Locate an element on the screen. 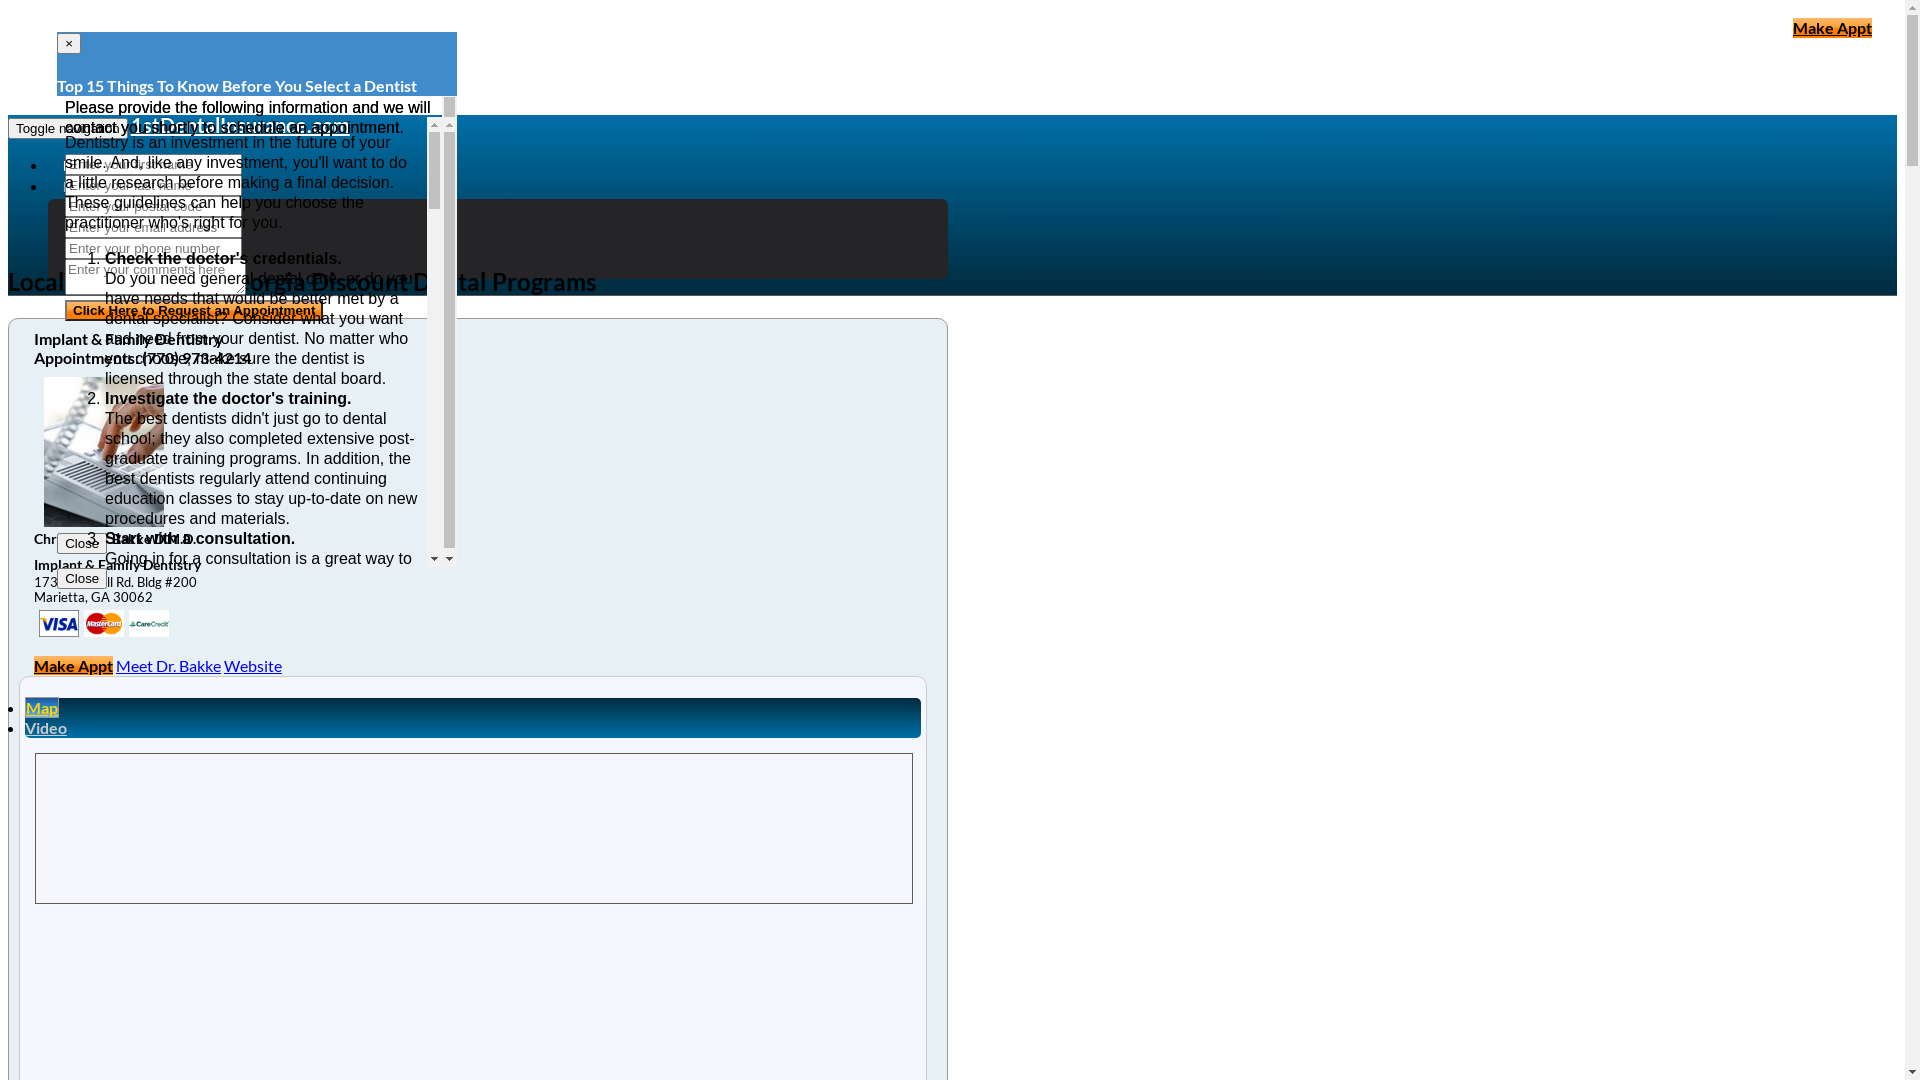 This screenshot has height=1080, width=1920. 'Map' is located at coordinates (42, 706).